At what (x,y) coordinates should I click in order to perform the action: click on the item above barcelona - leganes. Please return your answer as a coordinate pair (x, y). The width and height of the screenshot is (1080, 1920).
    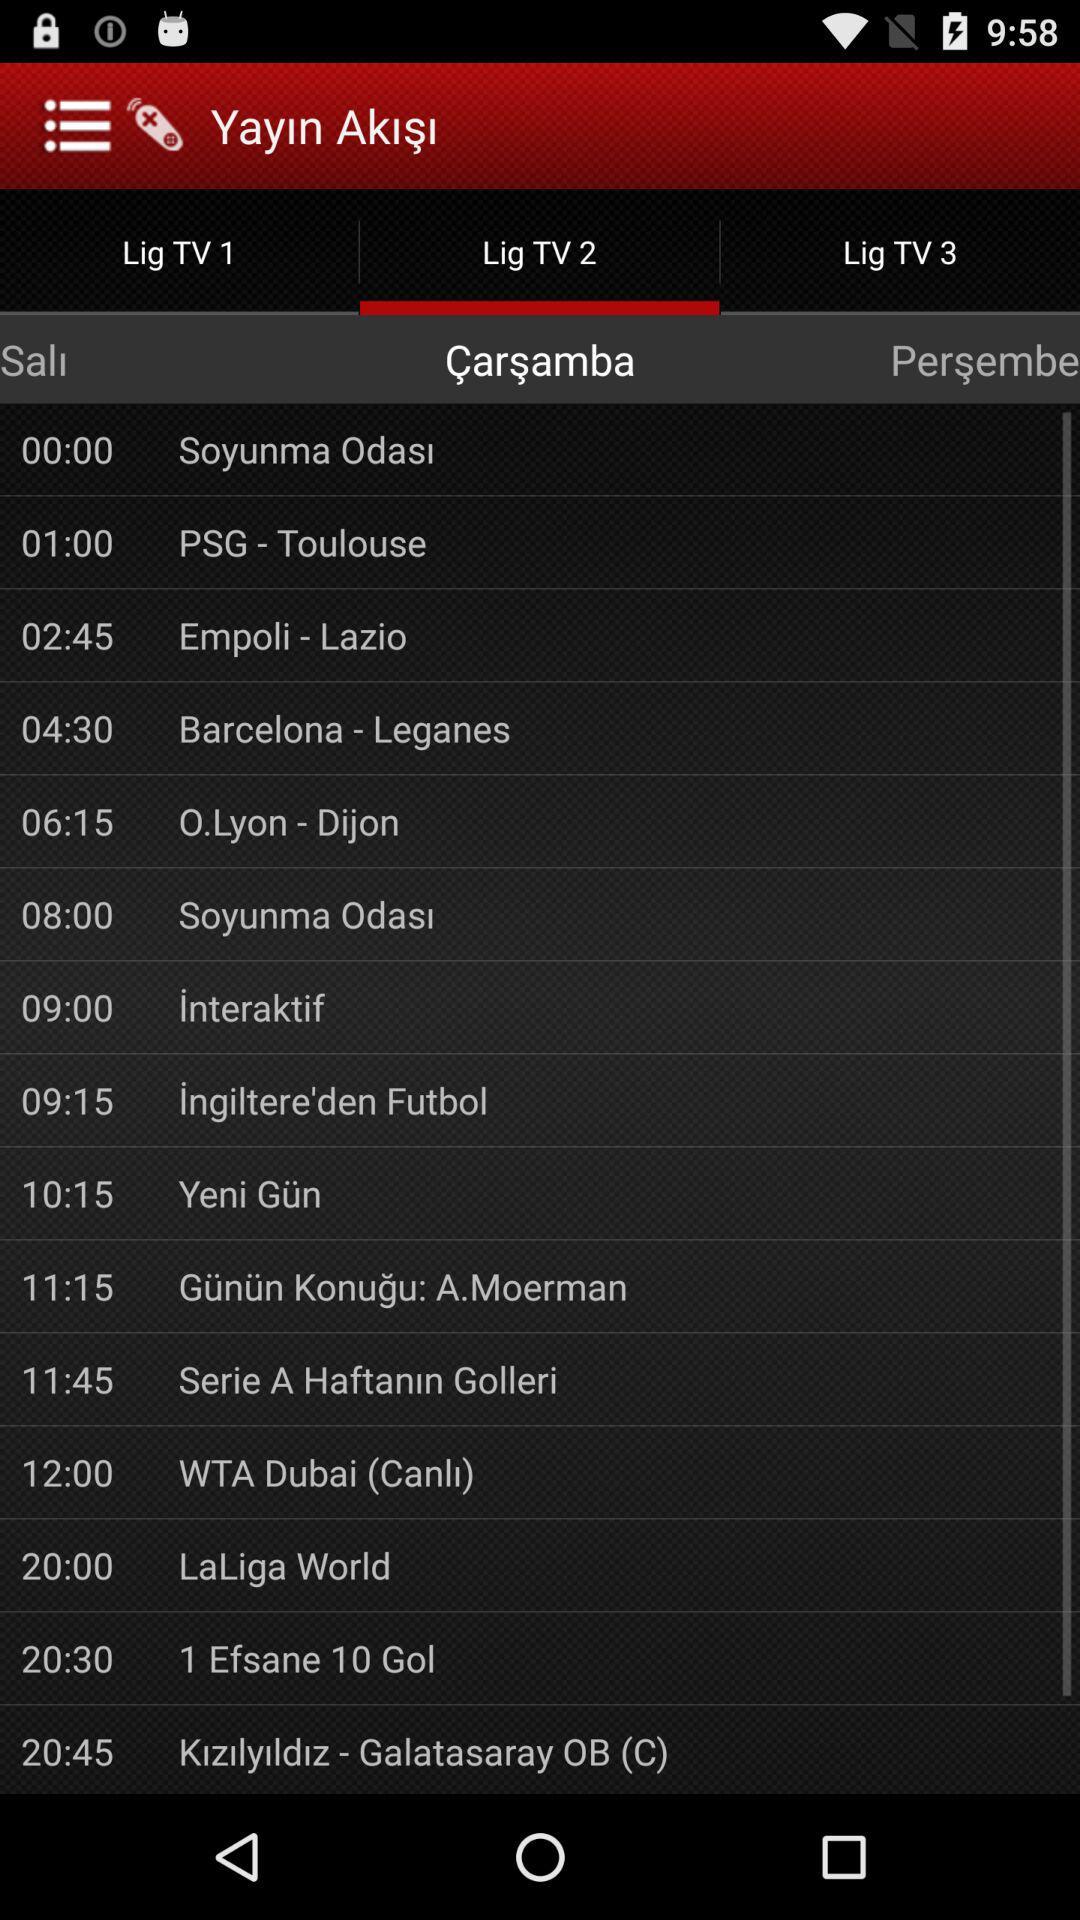
    Looking at the image, I should click on (617, 634).